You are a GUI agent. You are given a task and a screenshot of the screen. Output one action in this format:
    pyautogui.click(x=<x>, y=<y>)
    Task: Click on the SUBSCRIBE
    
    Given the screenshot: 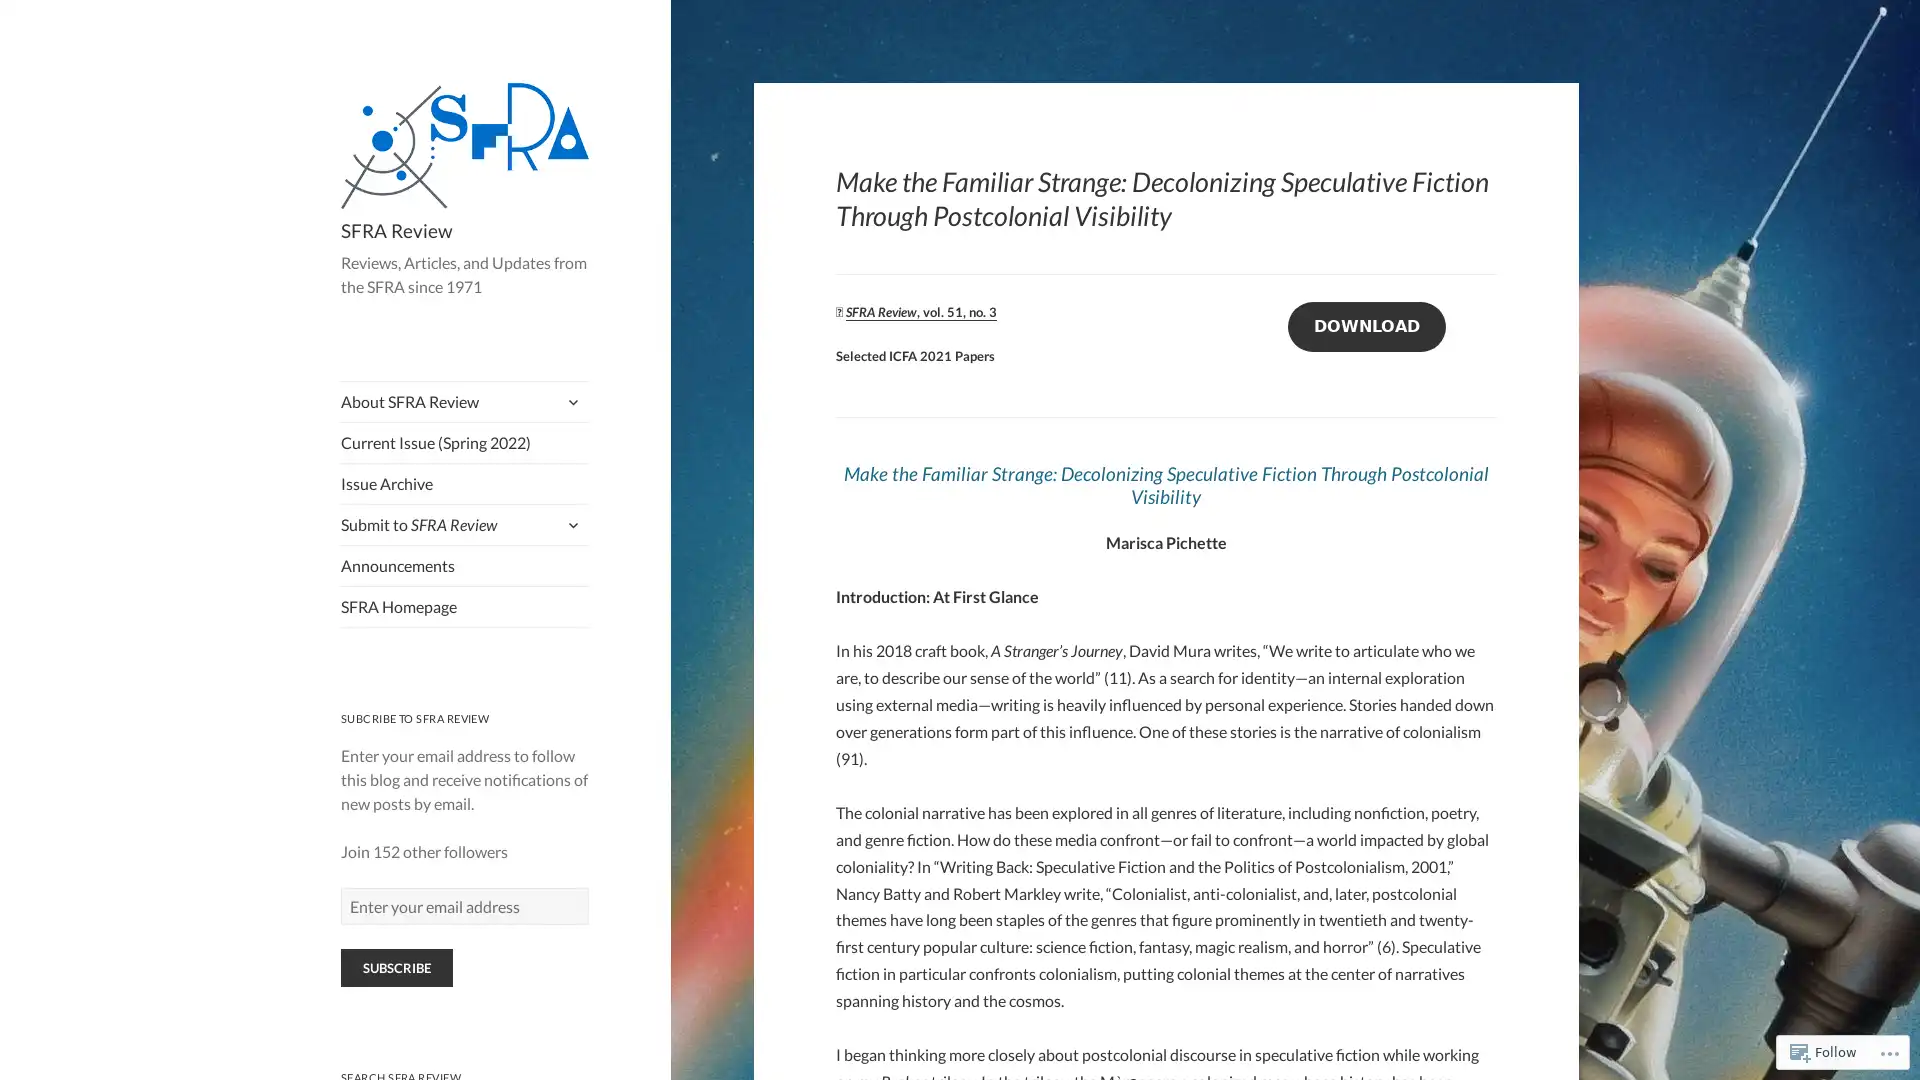 What is the action you would take?
    pyautogui.click(x=396, y=967)
    